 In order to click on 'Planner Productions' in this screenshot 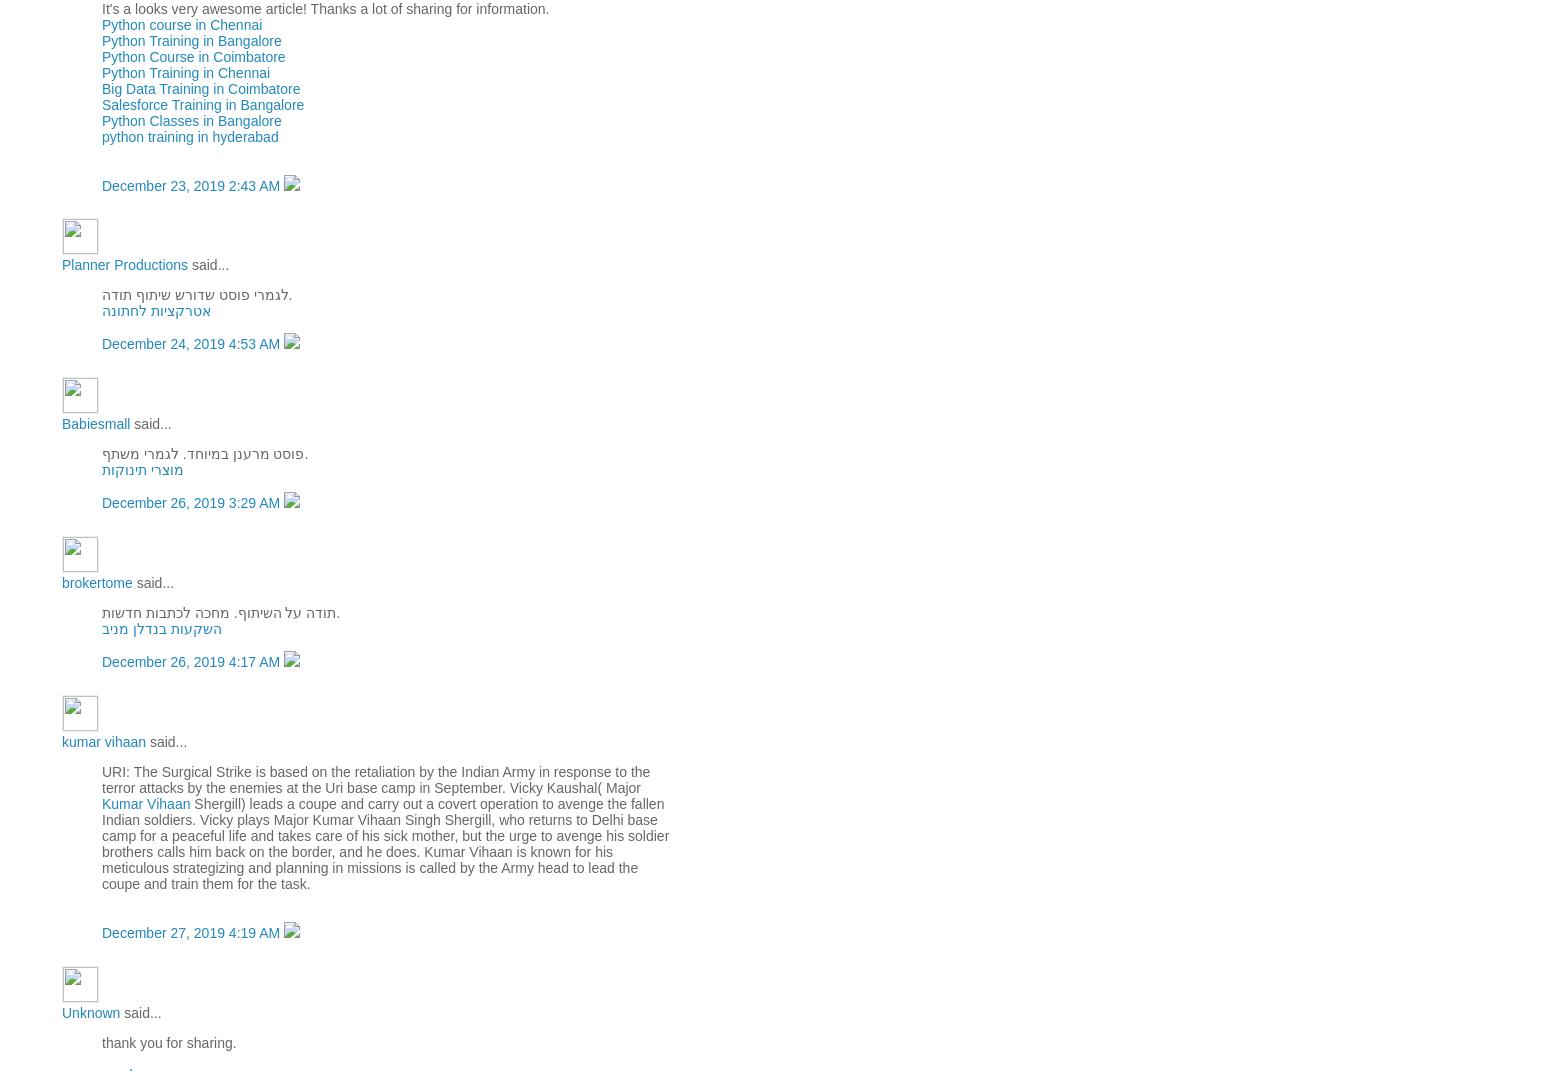, I will do `click(60, 264)`.